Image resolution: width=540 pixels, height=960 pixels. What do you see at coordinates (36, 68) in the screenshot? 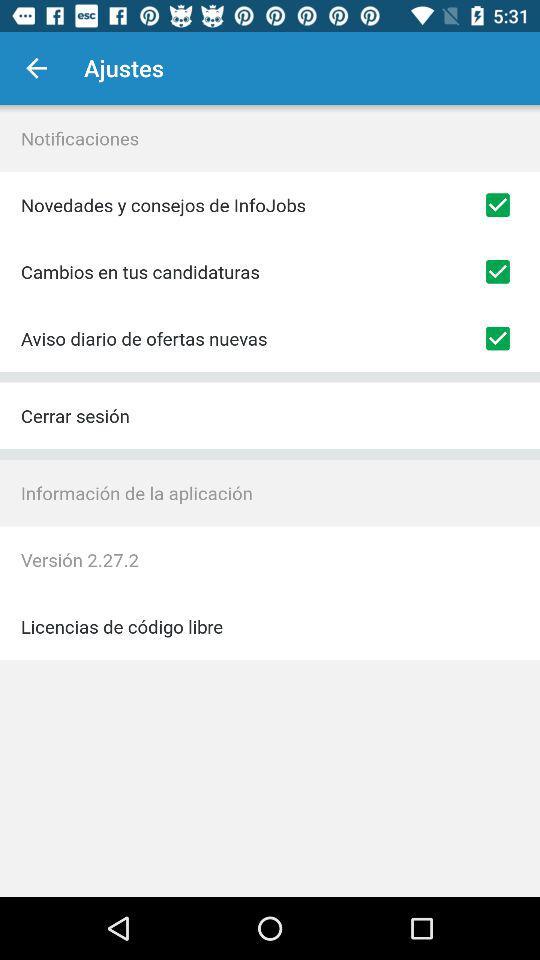
I see `the item next to ajustes item` at bounding box center [36, 68].